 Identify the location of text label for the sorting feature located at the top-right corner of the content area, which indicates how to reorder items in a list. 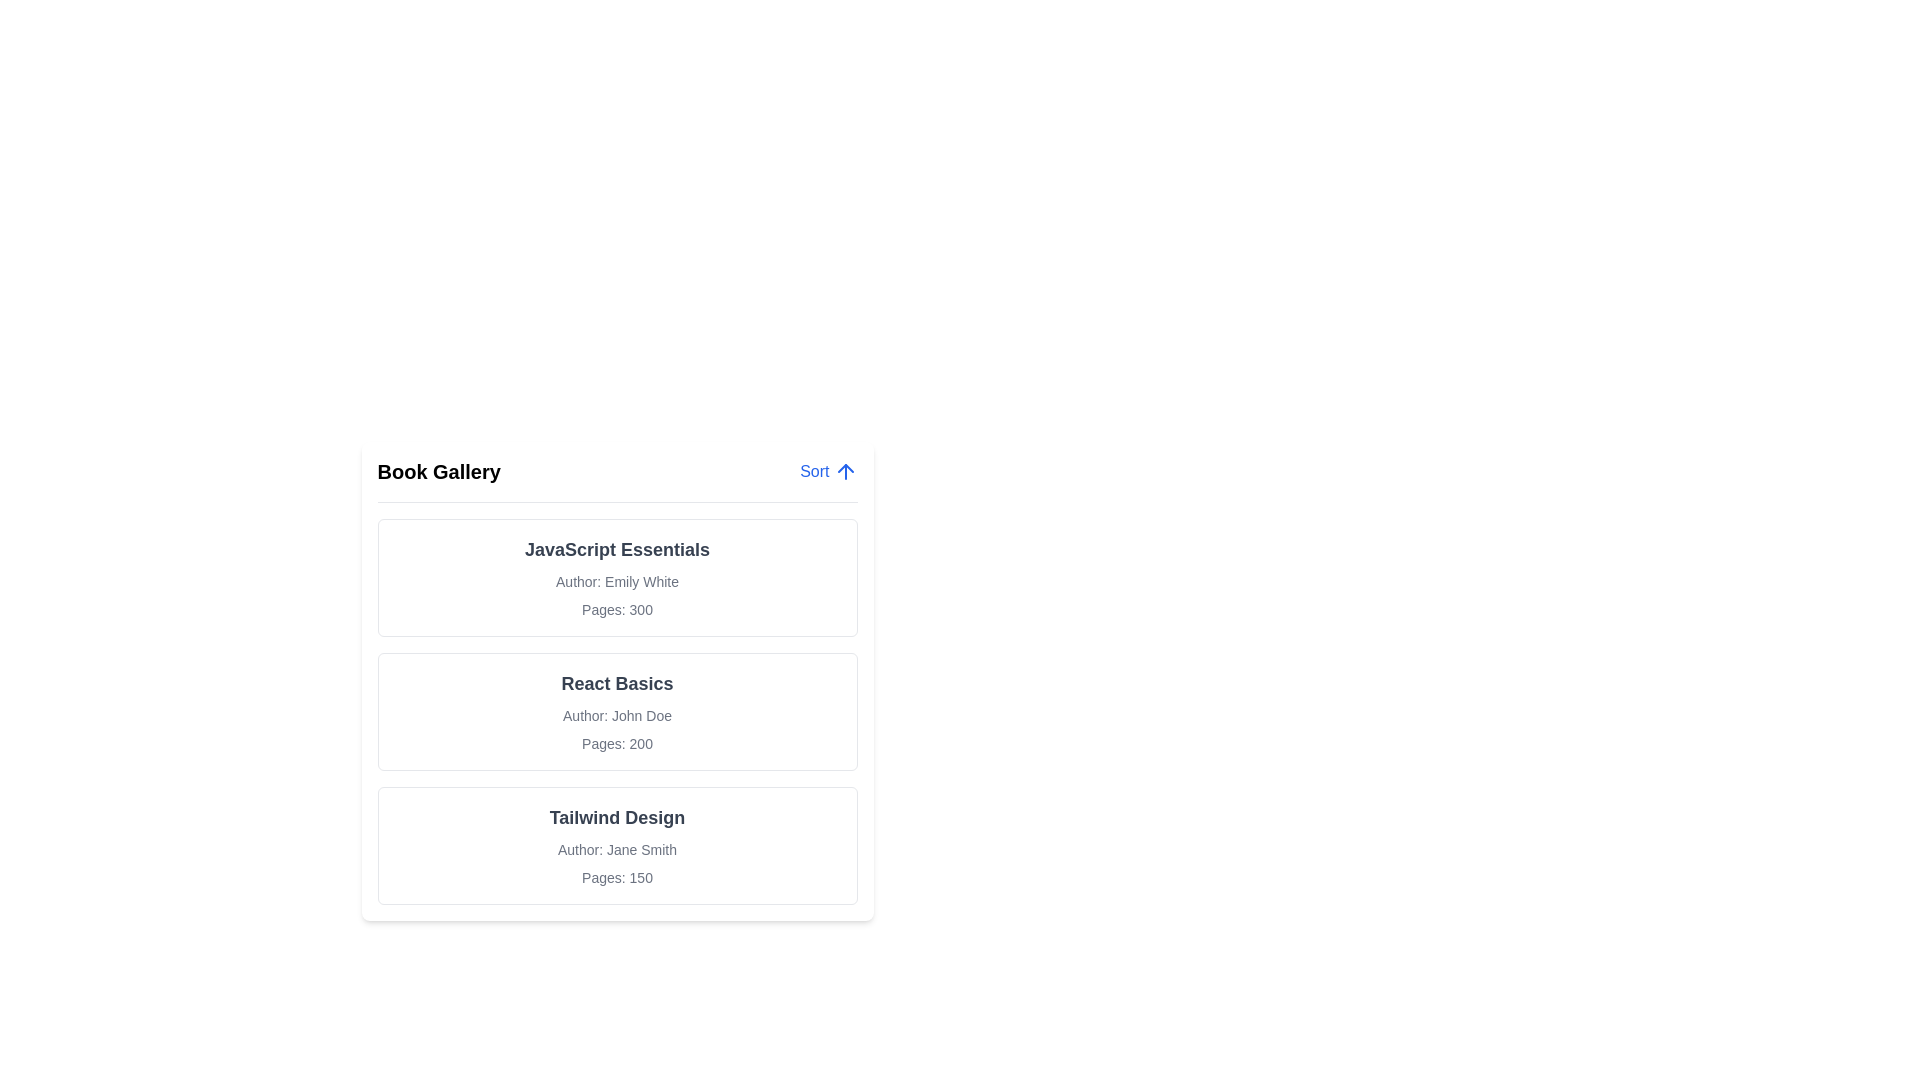
(814, 471).